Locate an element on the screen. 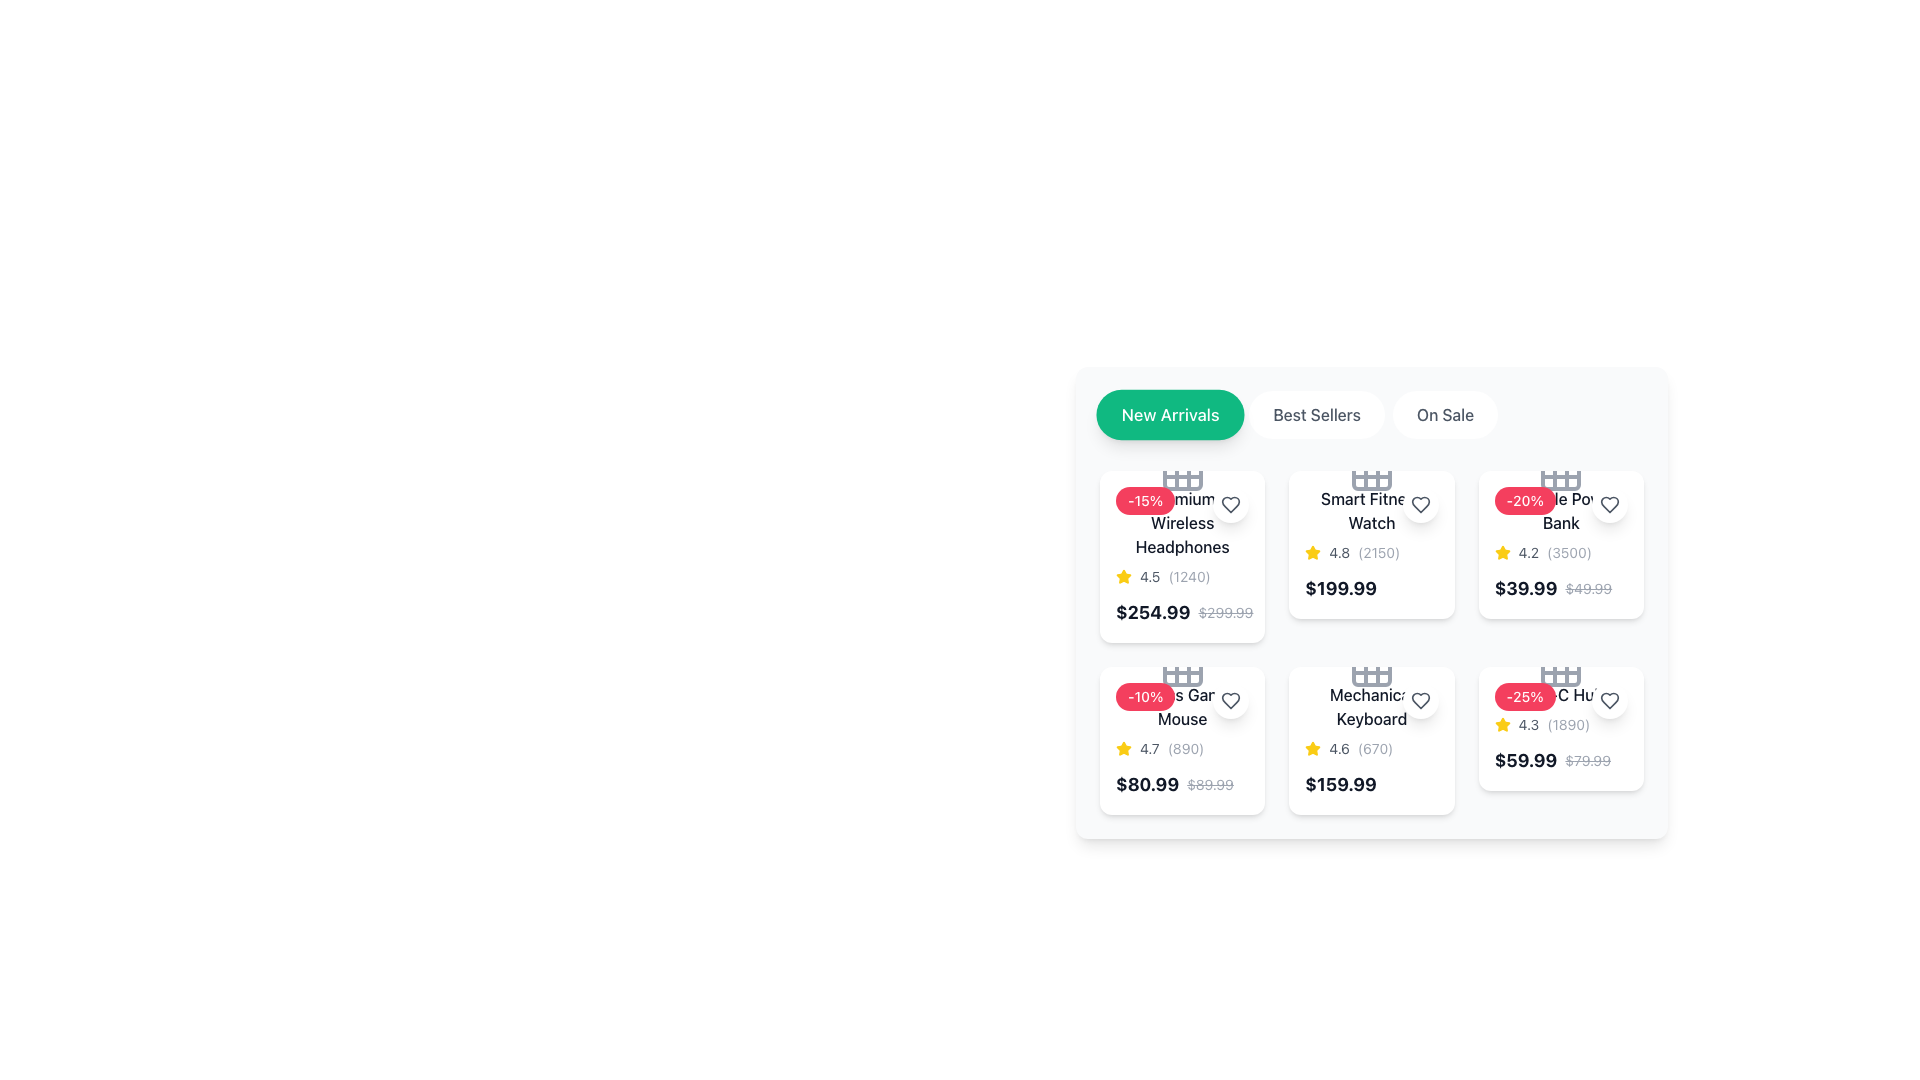  the rating display with a star icon for the 'USB-C Hub' product is located at coordinates (1560, 725).